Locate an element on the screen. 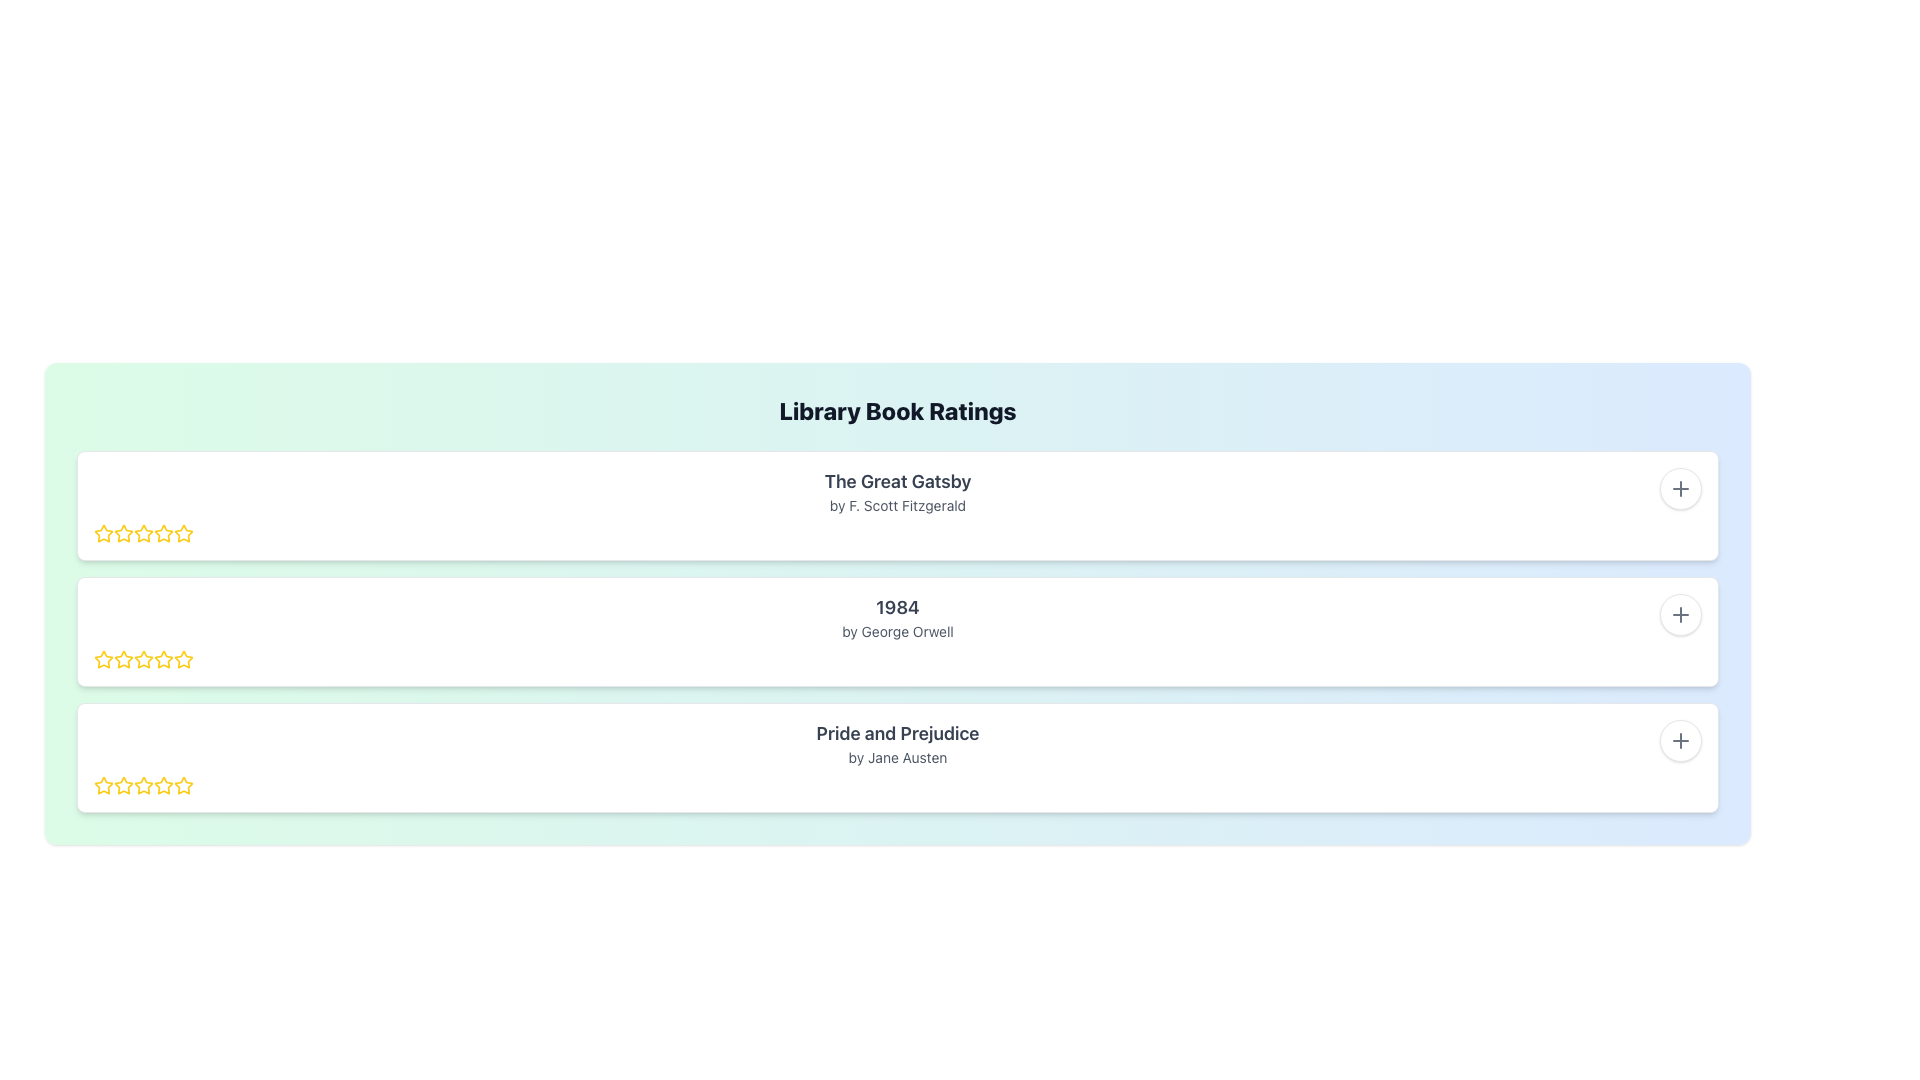  the first star icon in the 5-star rating component is located at coordinates (143, 784).